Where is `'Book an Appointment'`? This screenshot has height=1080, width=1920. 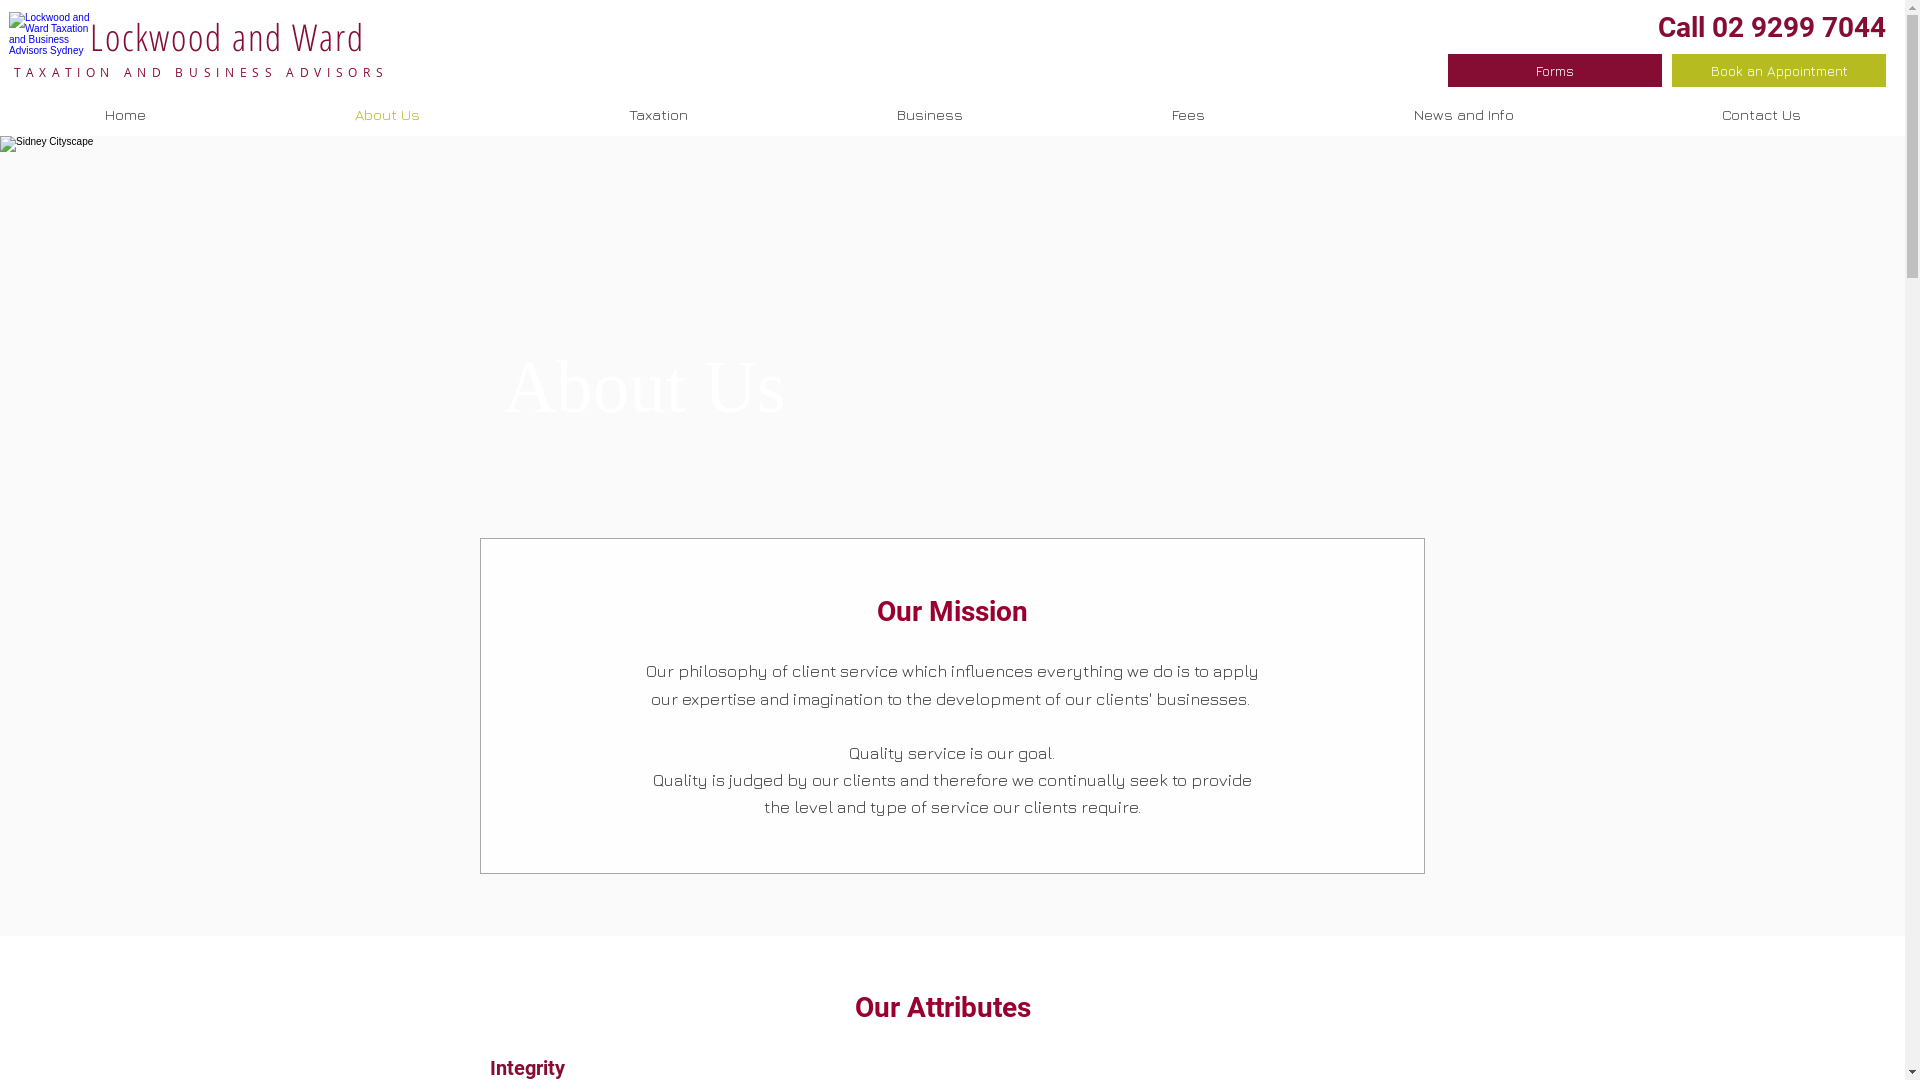
'Book an Appointment' is located at coordinates (1779, 69).